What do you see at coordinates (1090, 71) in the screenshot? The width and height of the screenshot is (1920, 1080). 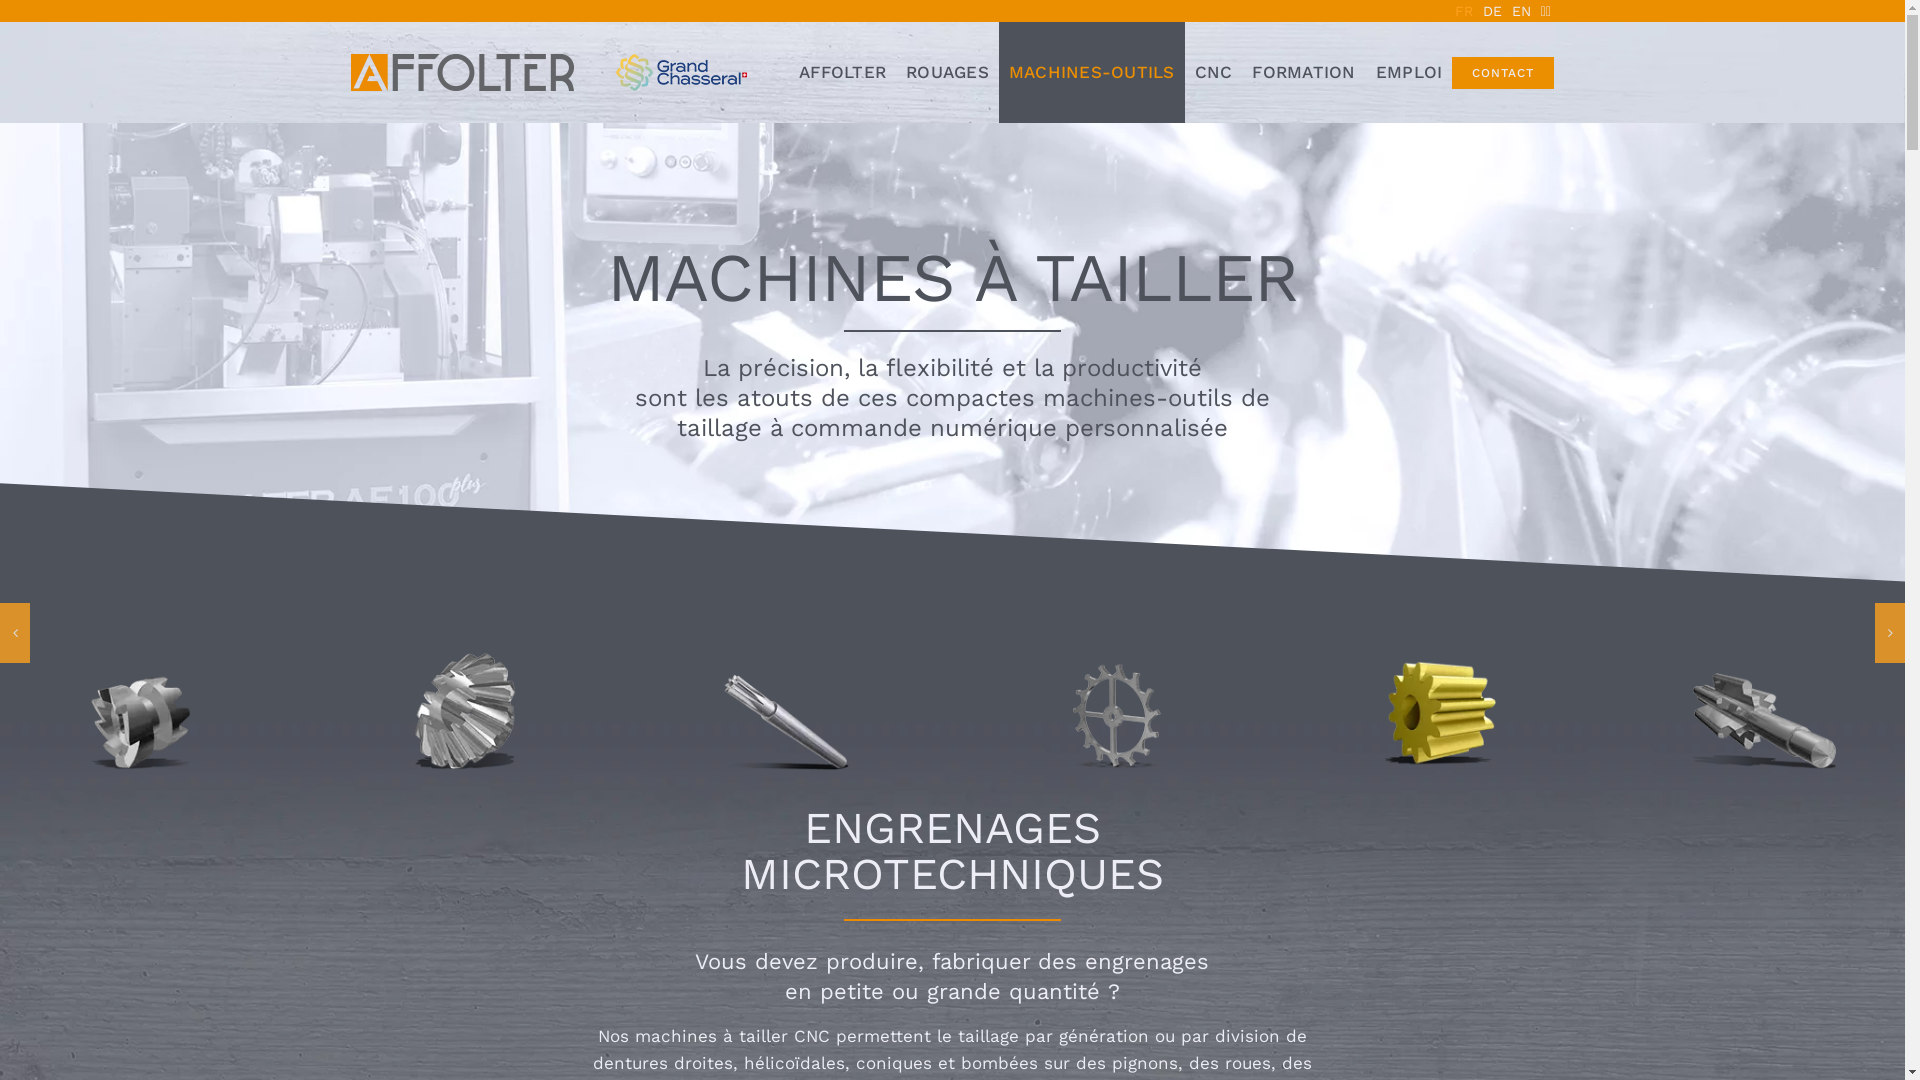 I see `'MACHINES-OUTILS'` at bounding box center [1090, 71].